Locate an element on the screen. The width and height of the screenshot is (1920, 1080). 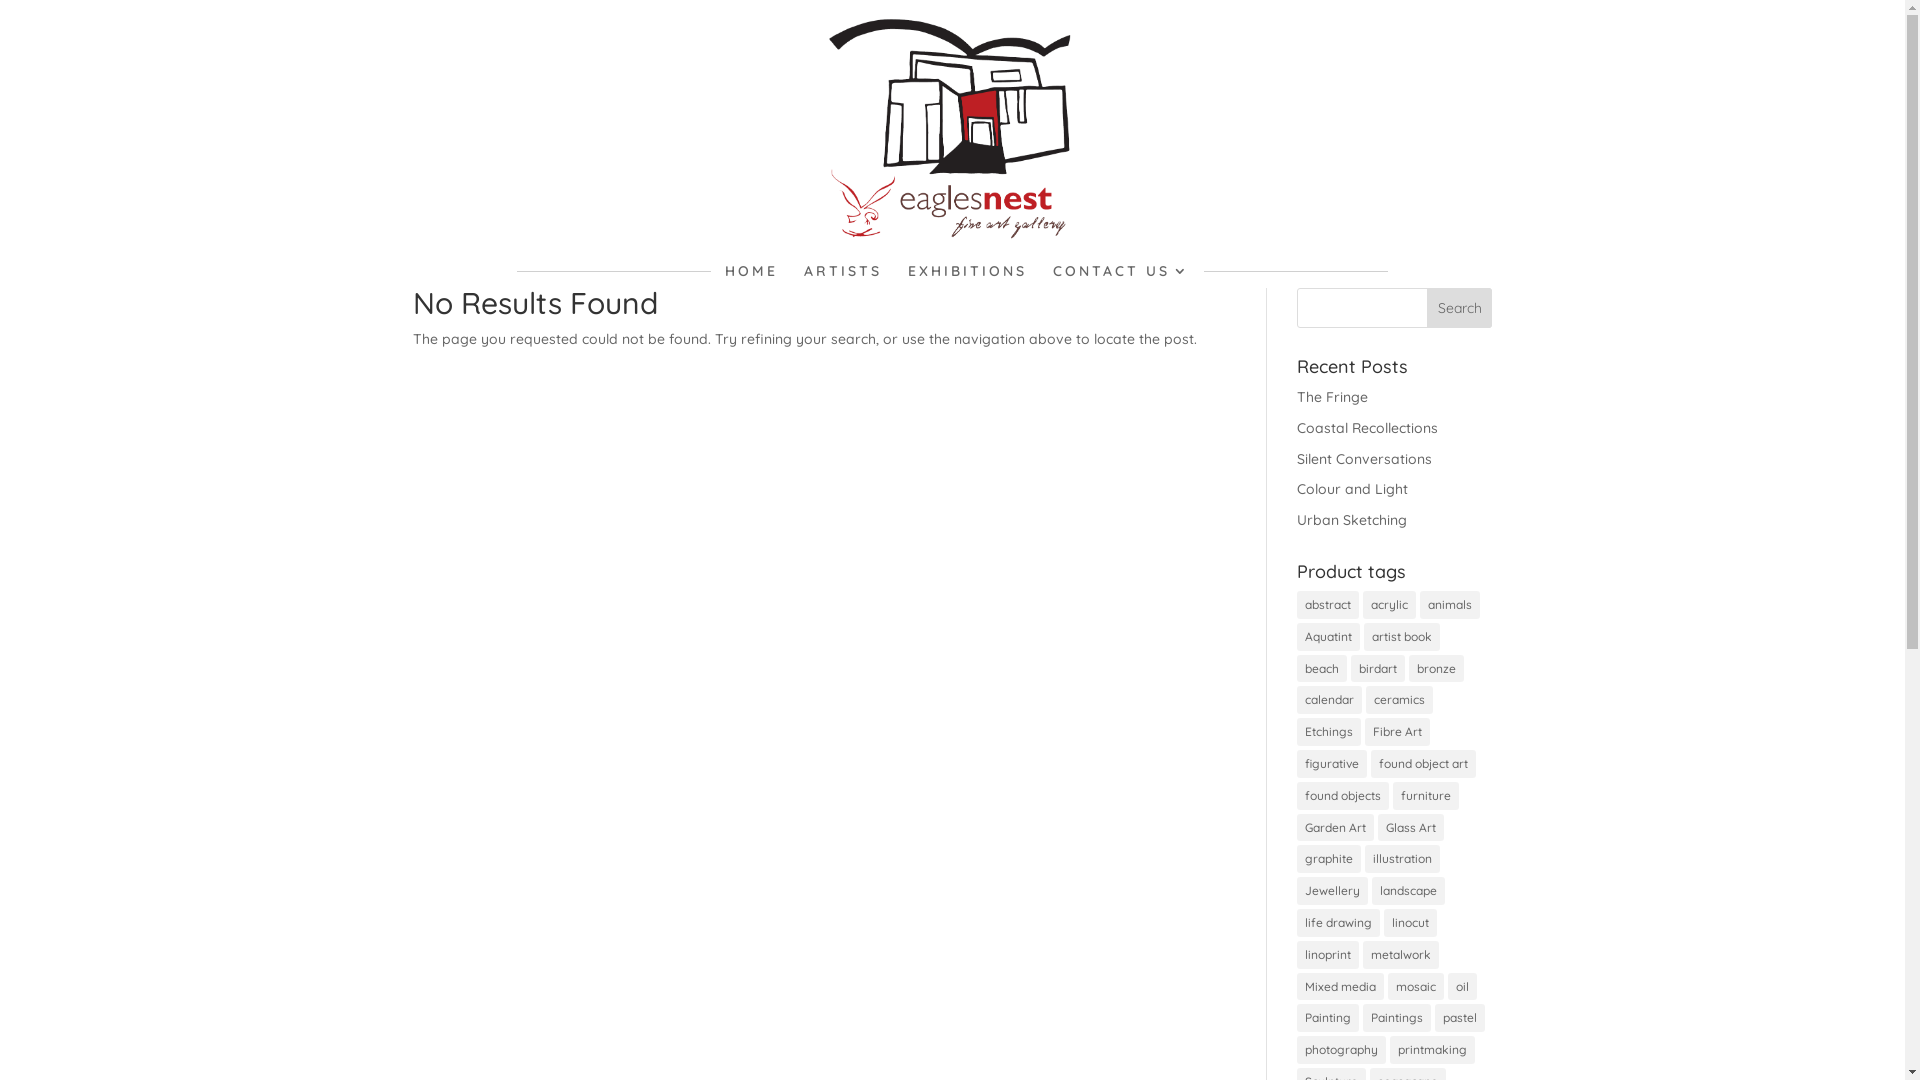
'Silent Conversations' is located at coordinates (1363, 459).